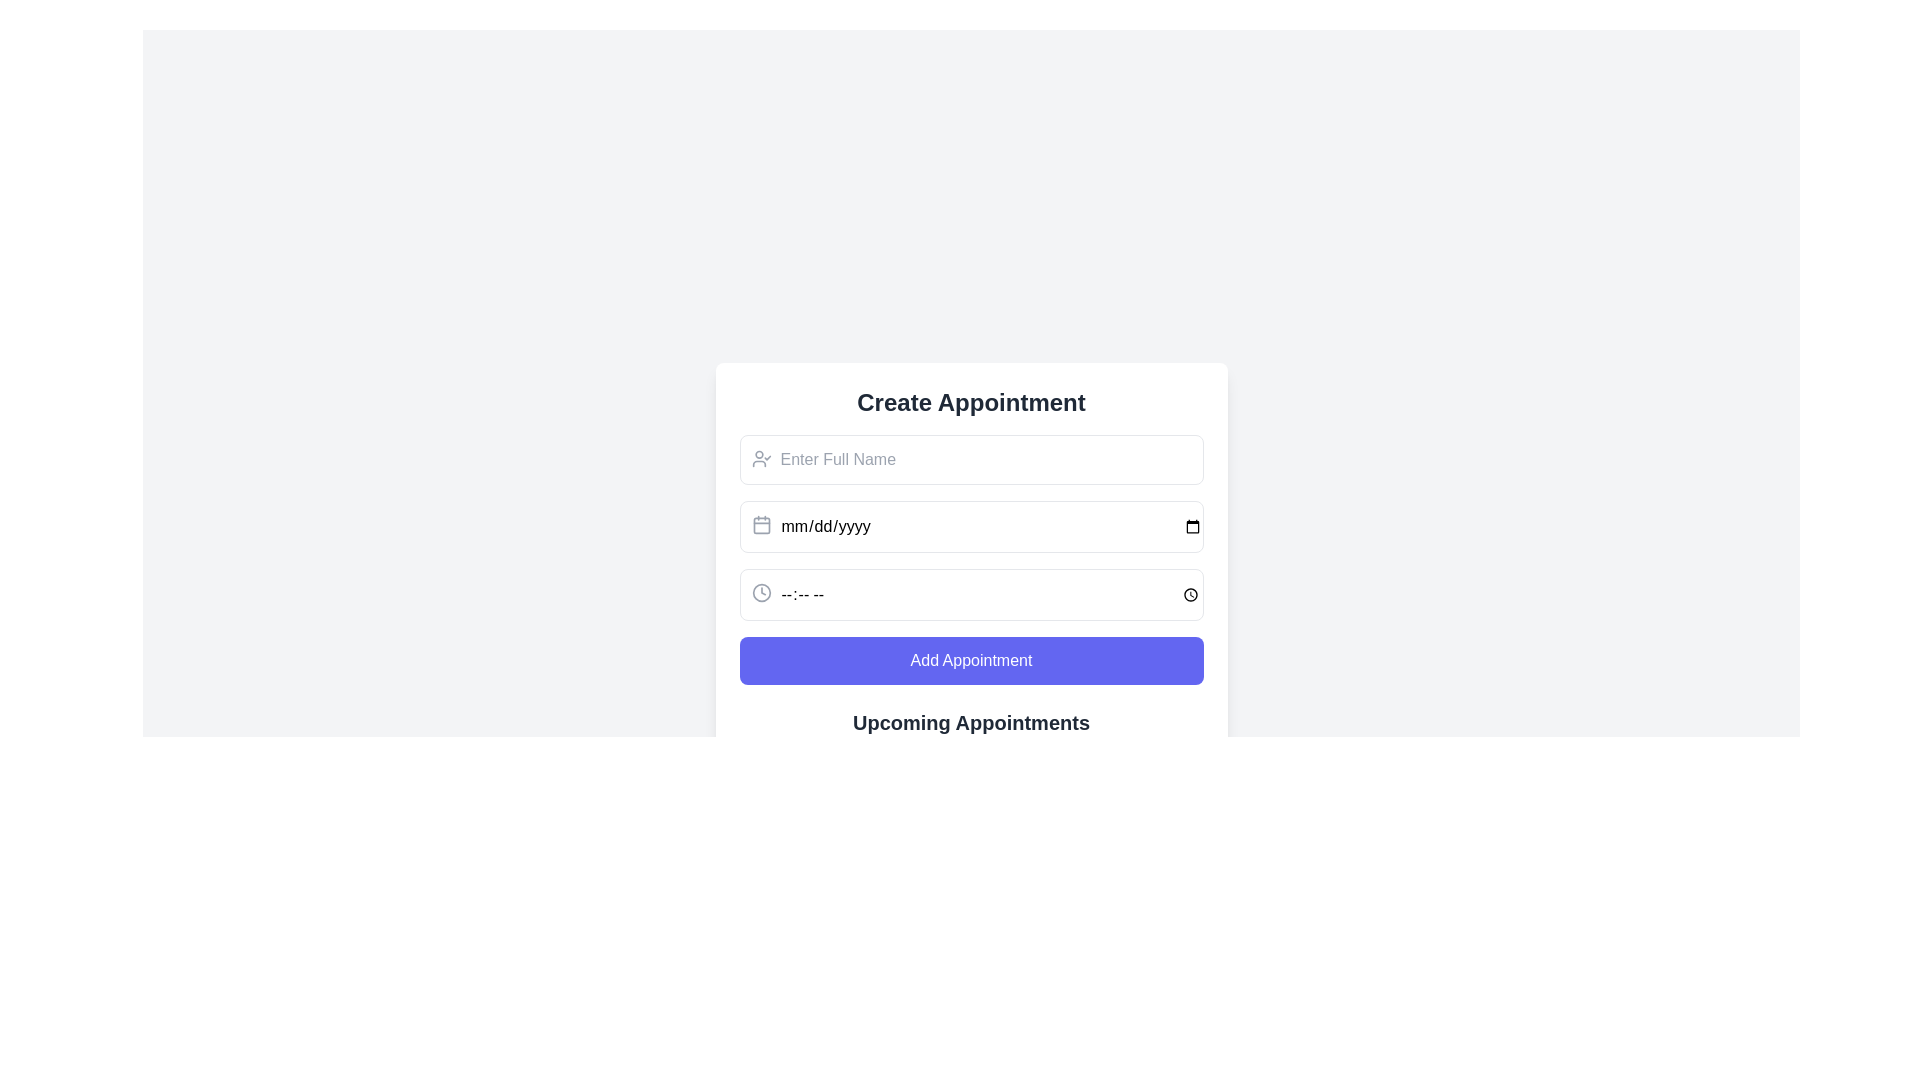  Describe the element at coordinates (760, 592) in the screenshot. I see `the circular background component of the clock icon in the time selection input field of the Create Appointment form` at that location.